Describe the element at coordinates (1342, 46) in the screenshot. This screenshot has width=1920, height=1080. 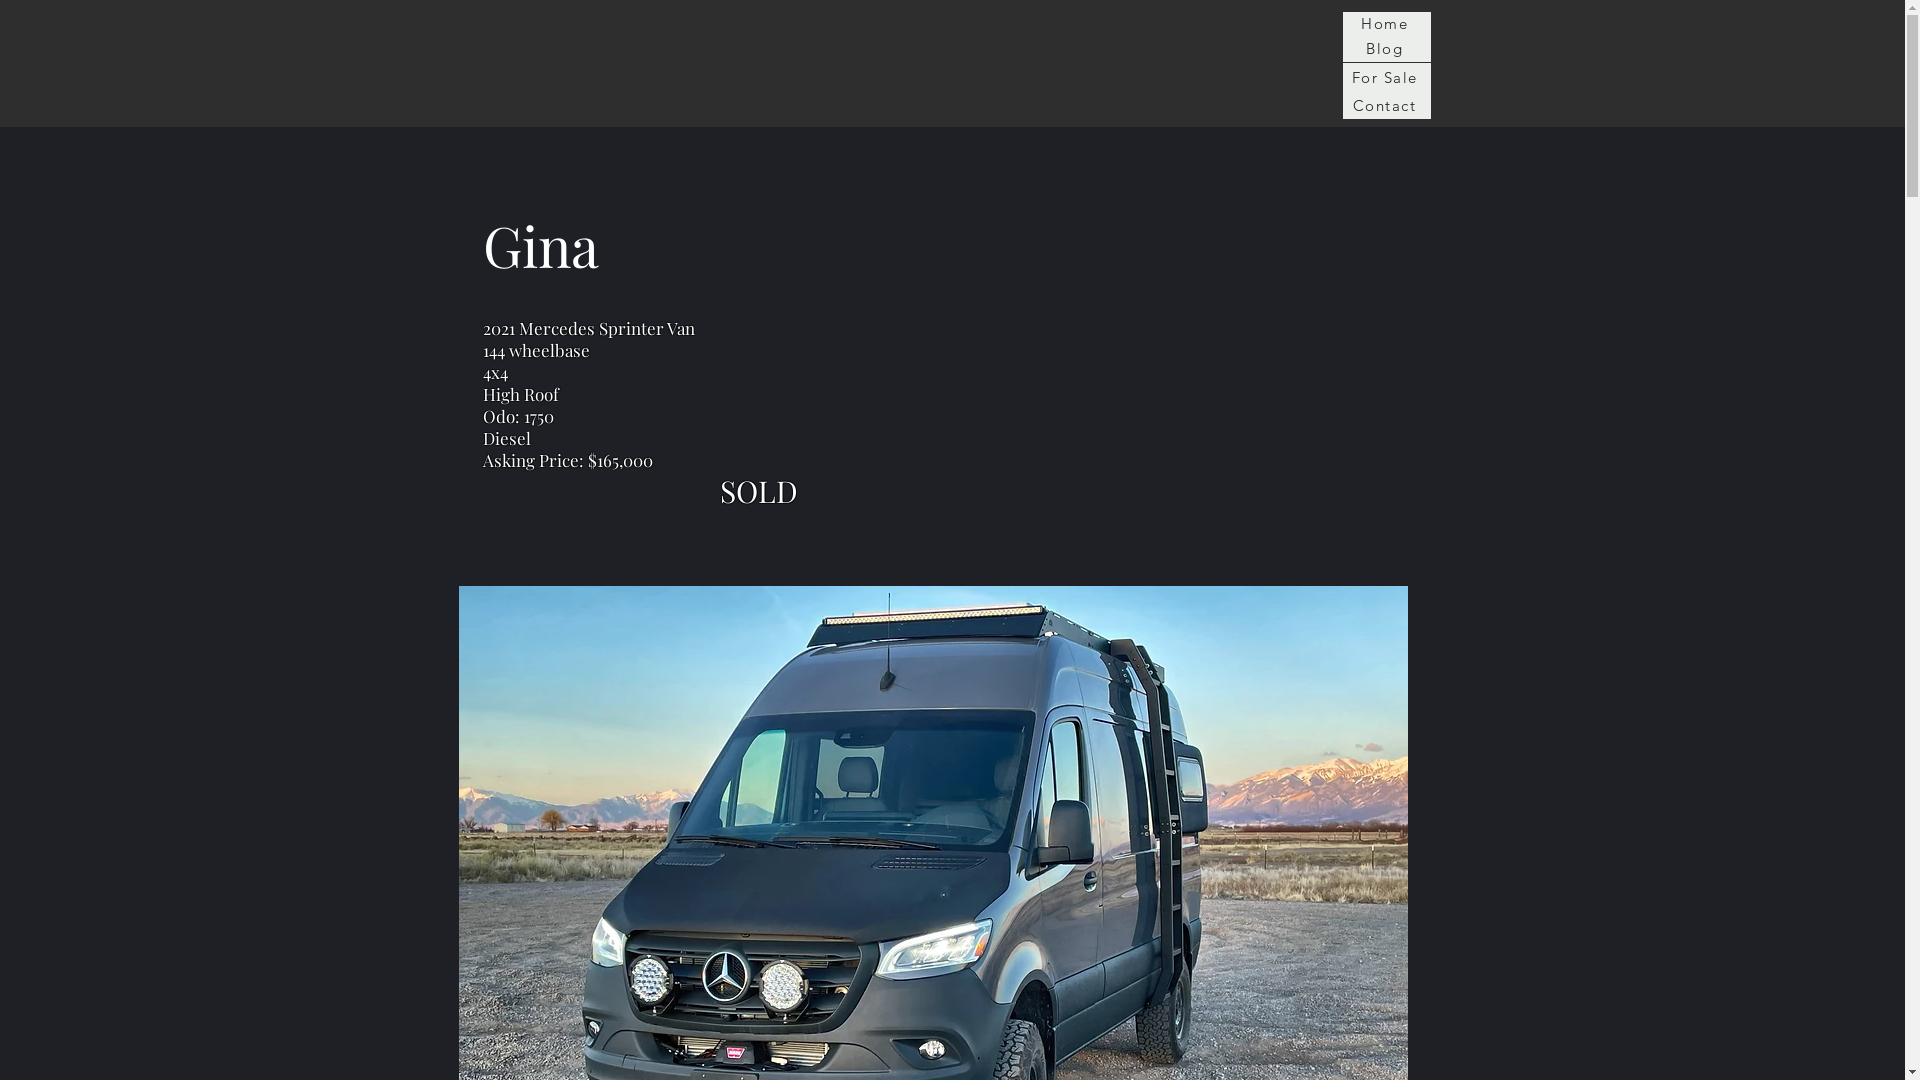
I see `'Blog'` at that location.